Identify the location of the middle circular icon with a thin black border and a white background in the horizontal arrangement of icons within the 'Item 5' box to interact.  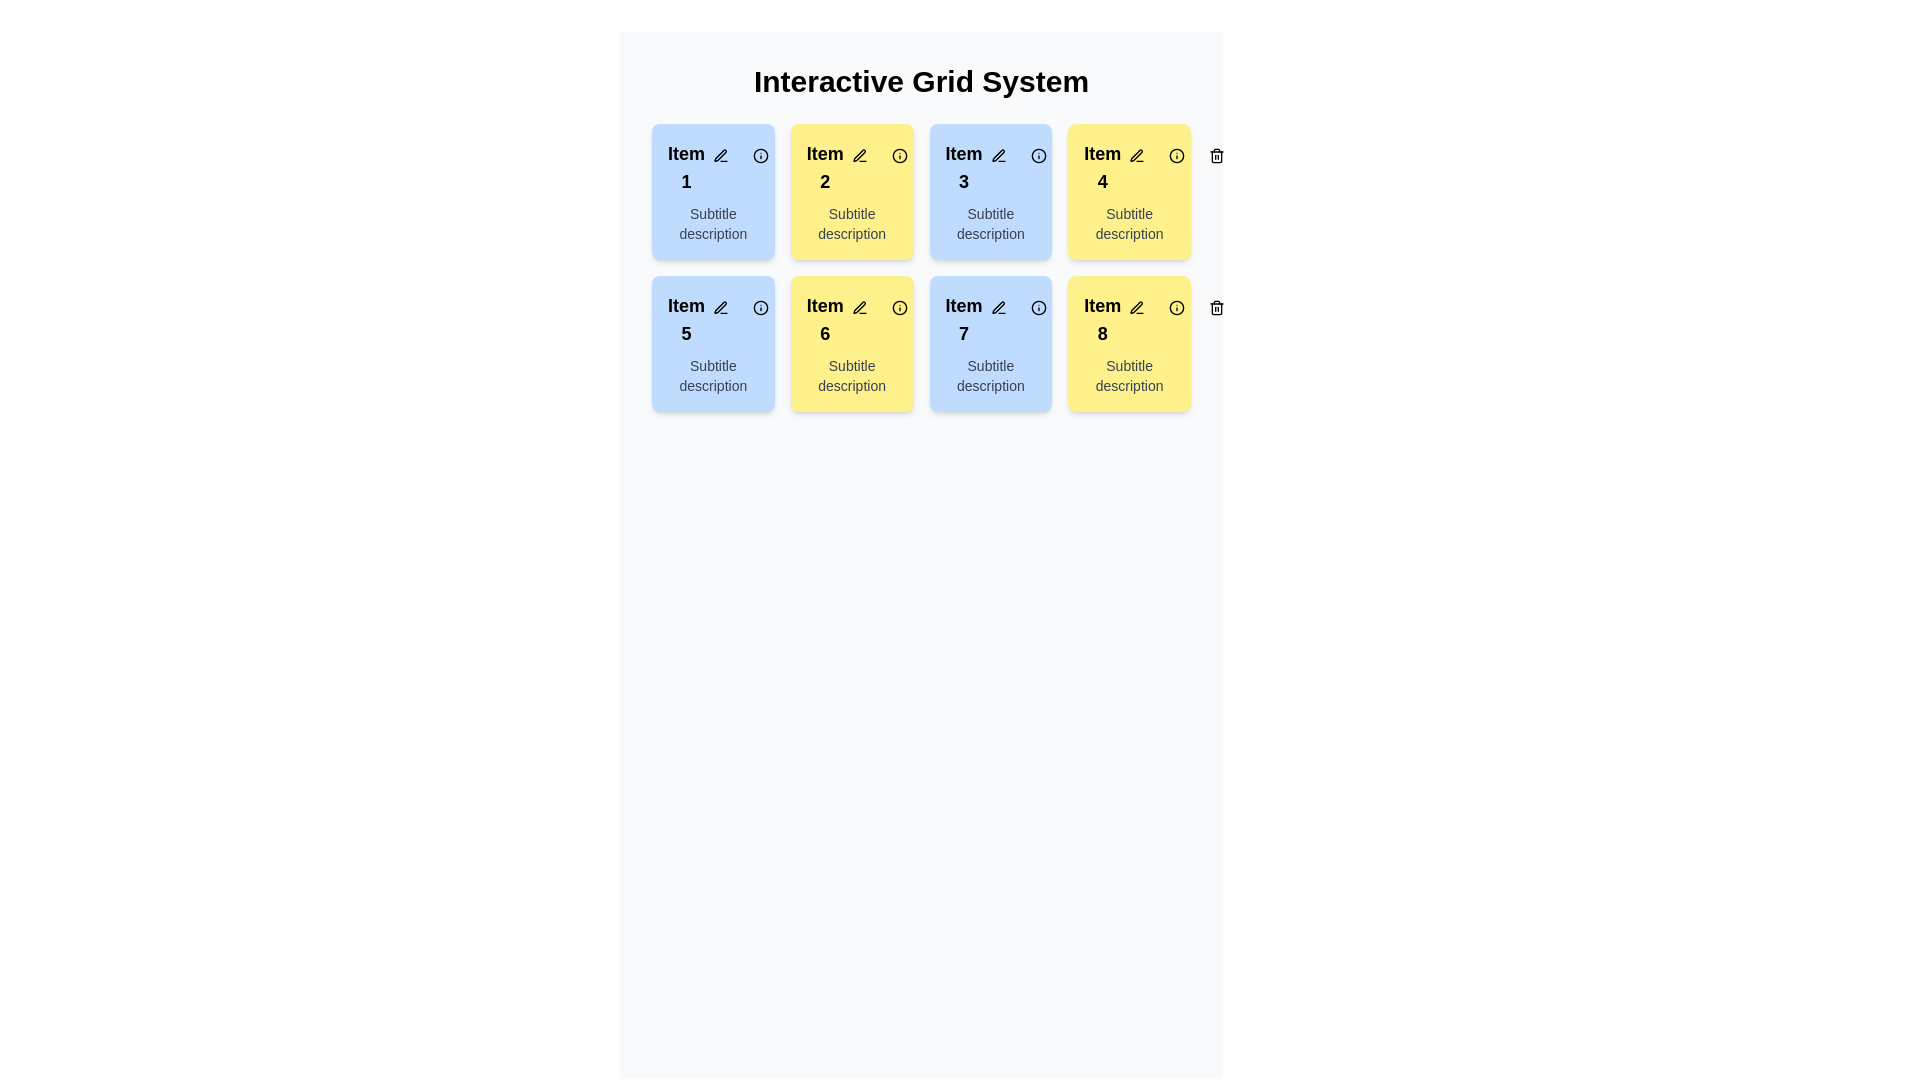
(760, 308).